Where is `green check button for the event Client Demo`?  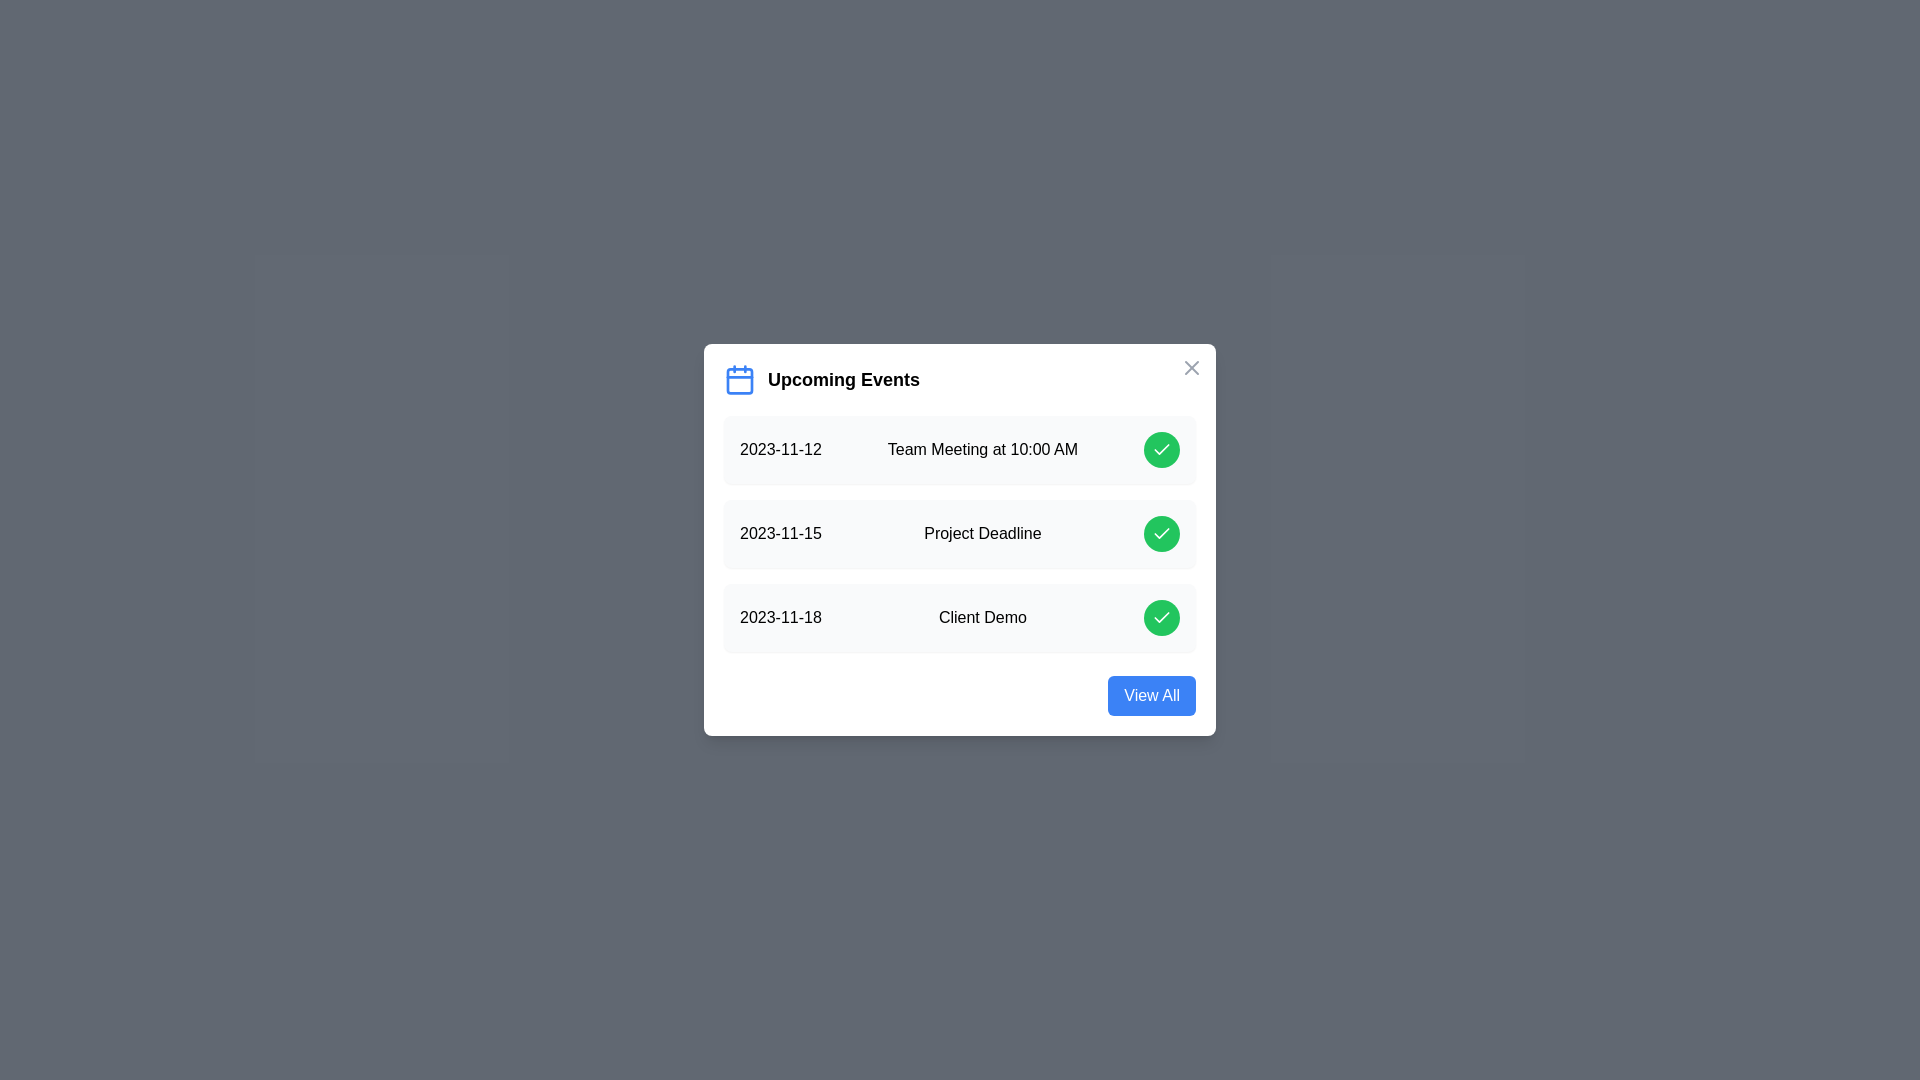 green check button for the event Client Demo is located at coordinates (1161, 616).